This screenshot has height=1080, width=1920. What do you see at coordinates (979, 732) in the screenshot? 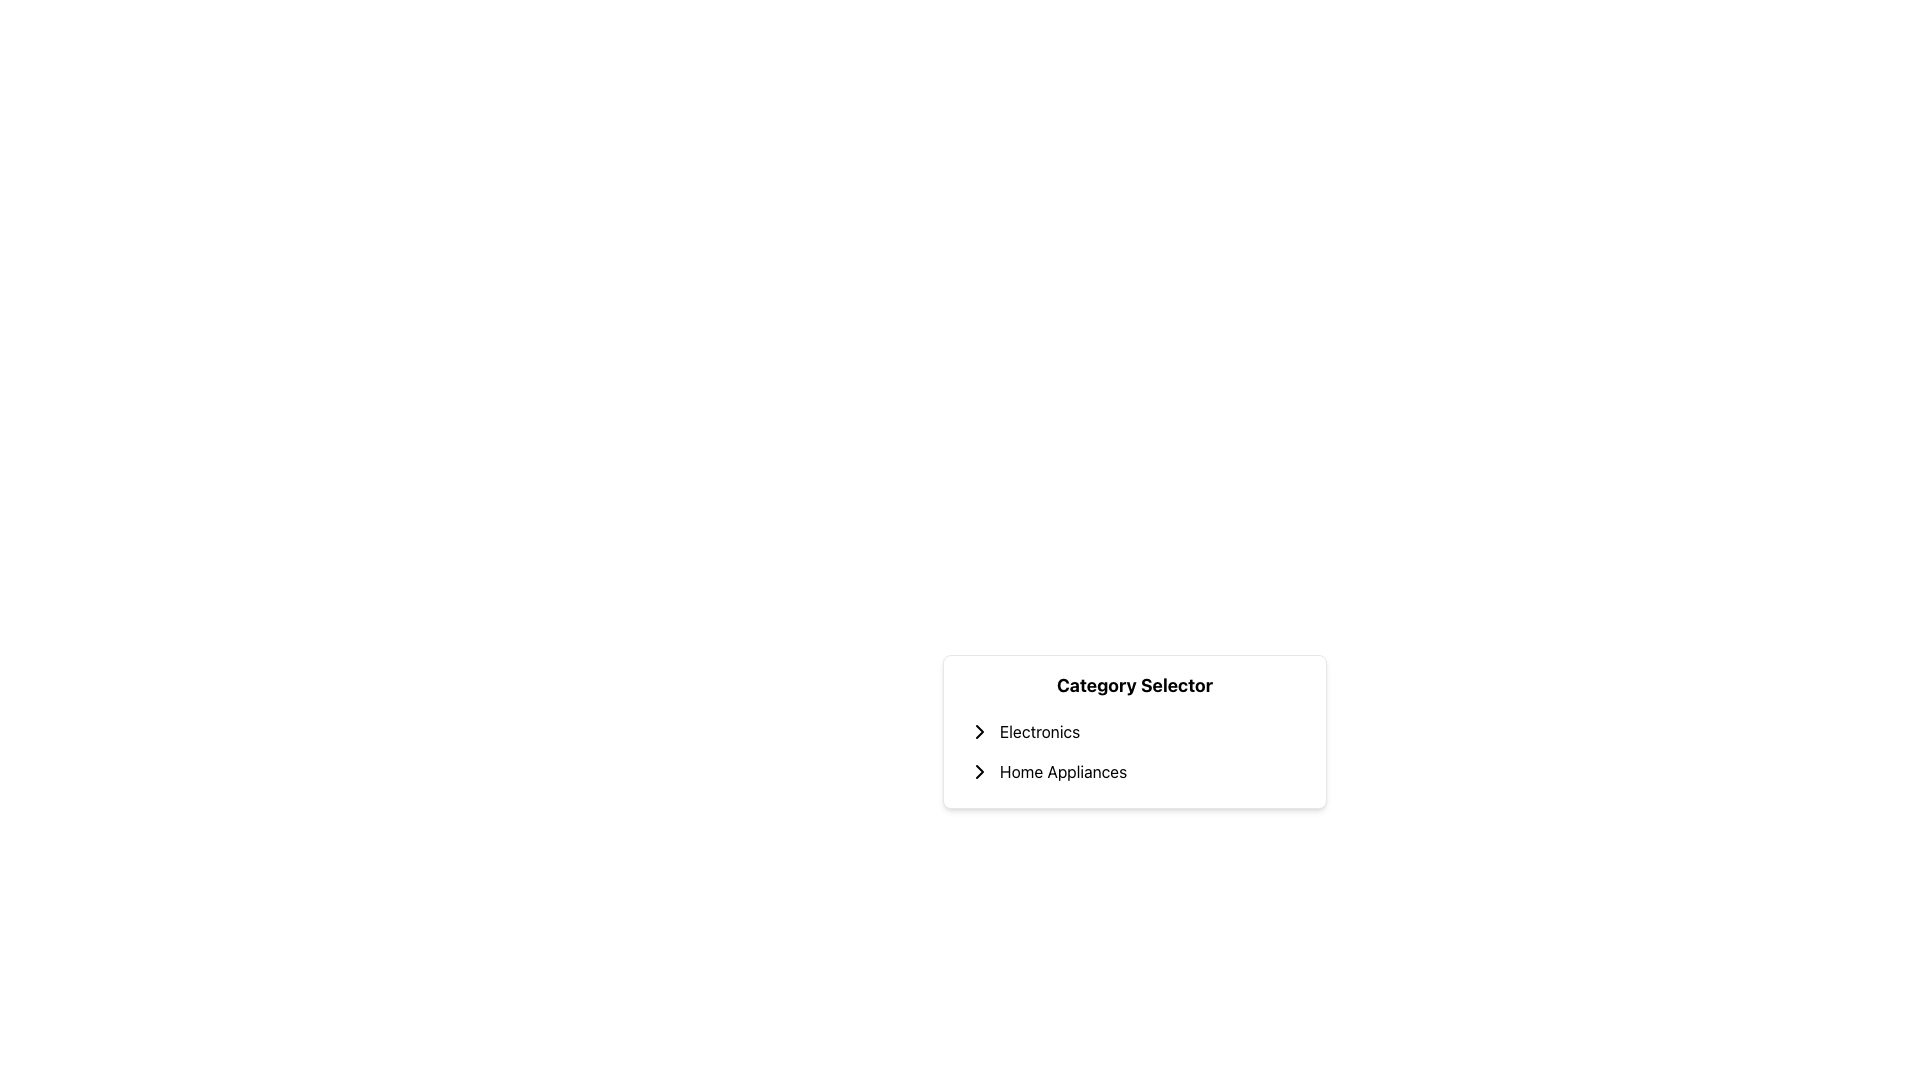
I see `the 'Electronics' icon` at bounding box center [979, 732].